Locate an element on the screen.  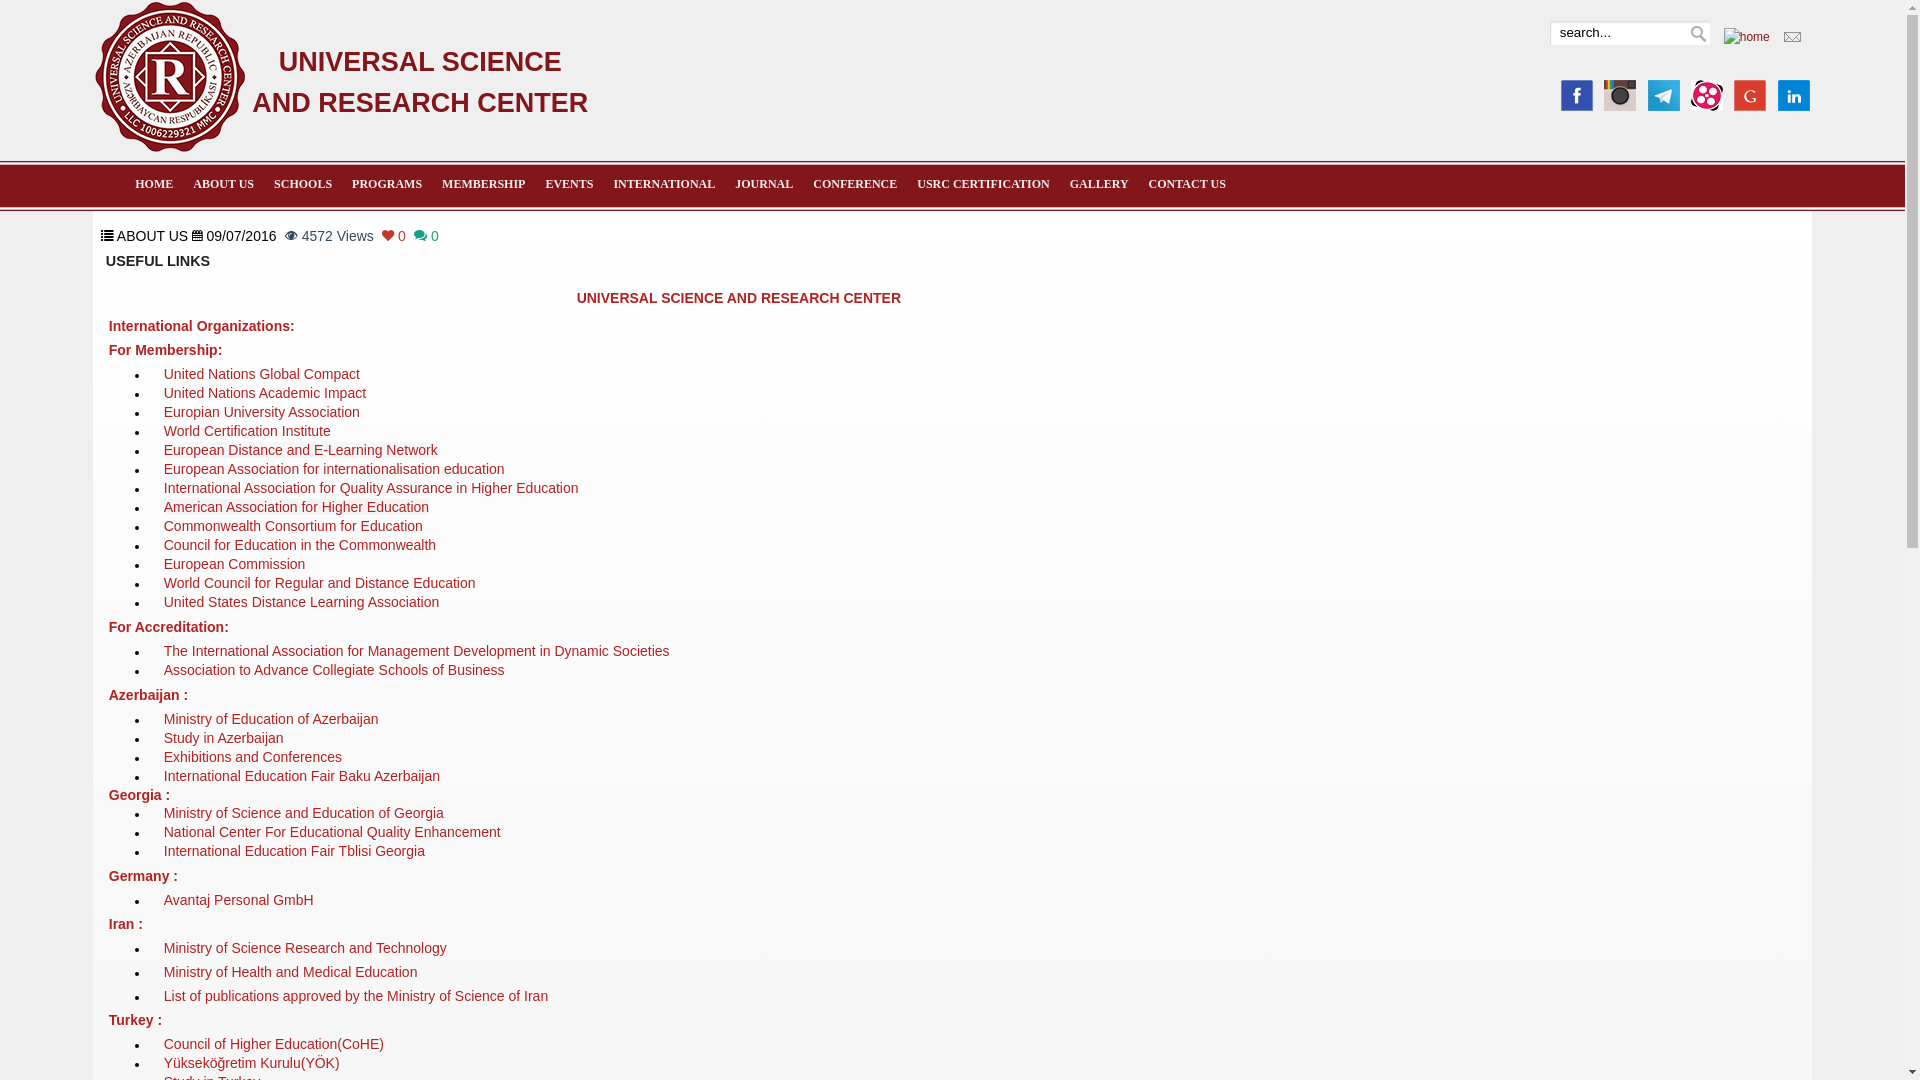
'World Council for Regular and Distance Education' is located at coordinates (320, 586).